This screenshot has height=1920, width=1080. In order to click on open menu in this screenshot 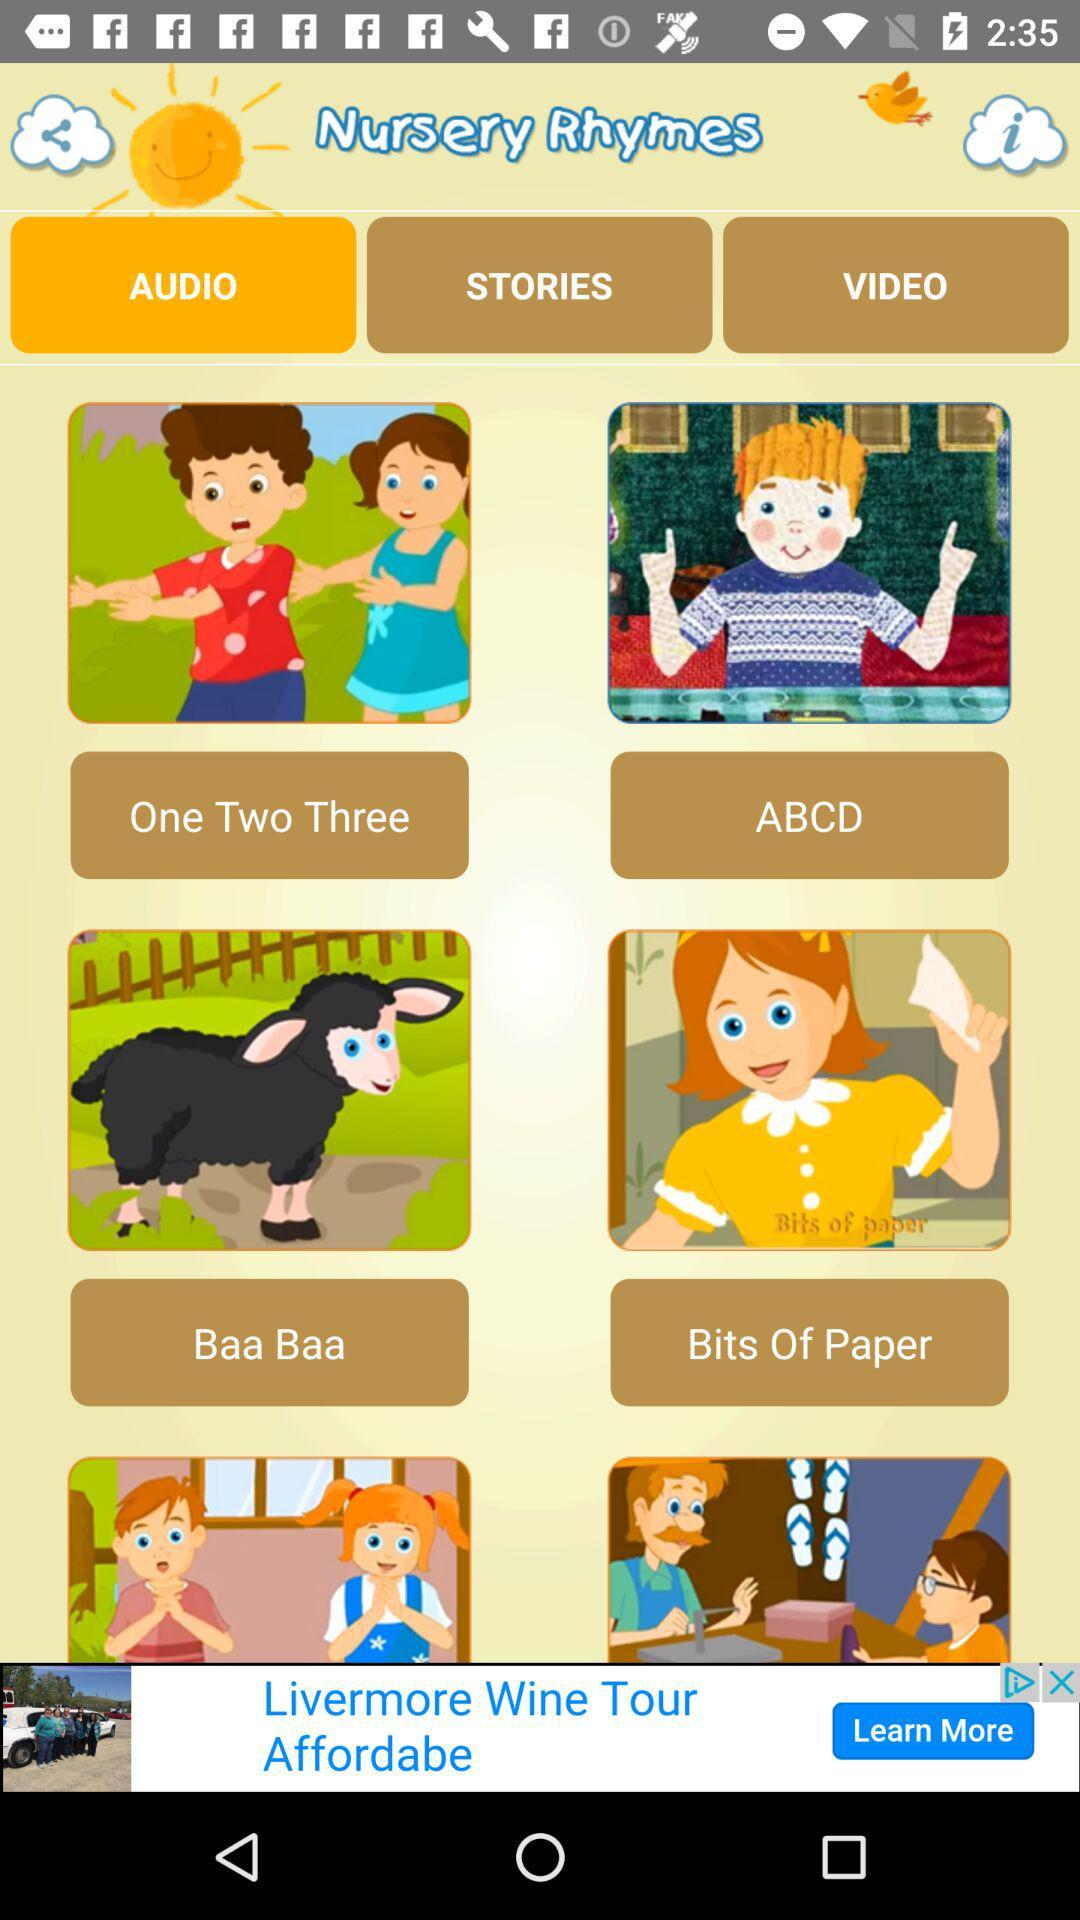, I will do `click(62, 135)`.